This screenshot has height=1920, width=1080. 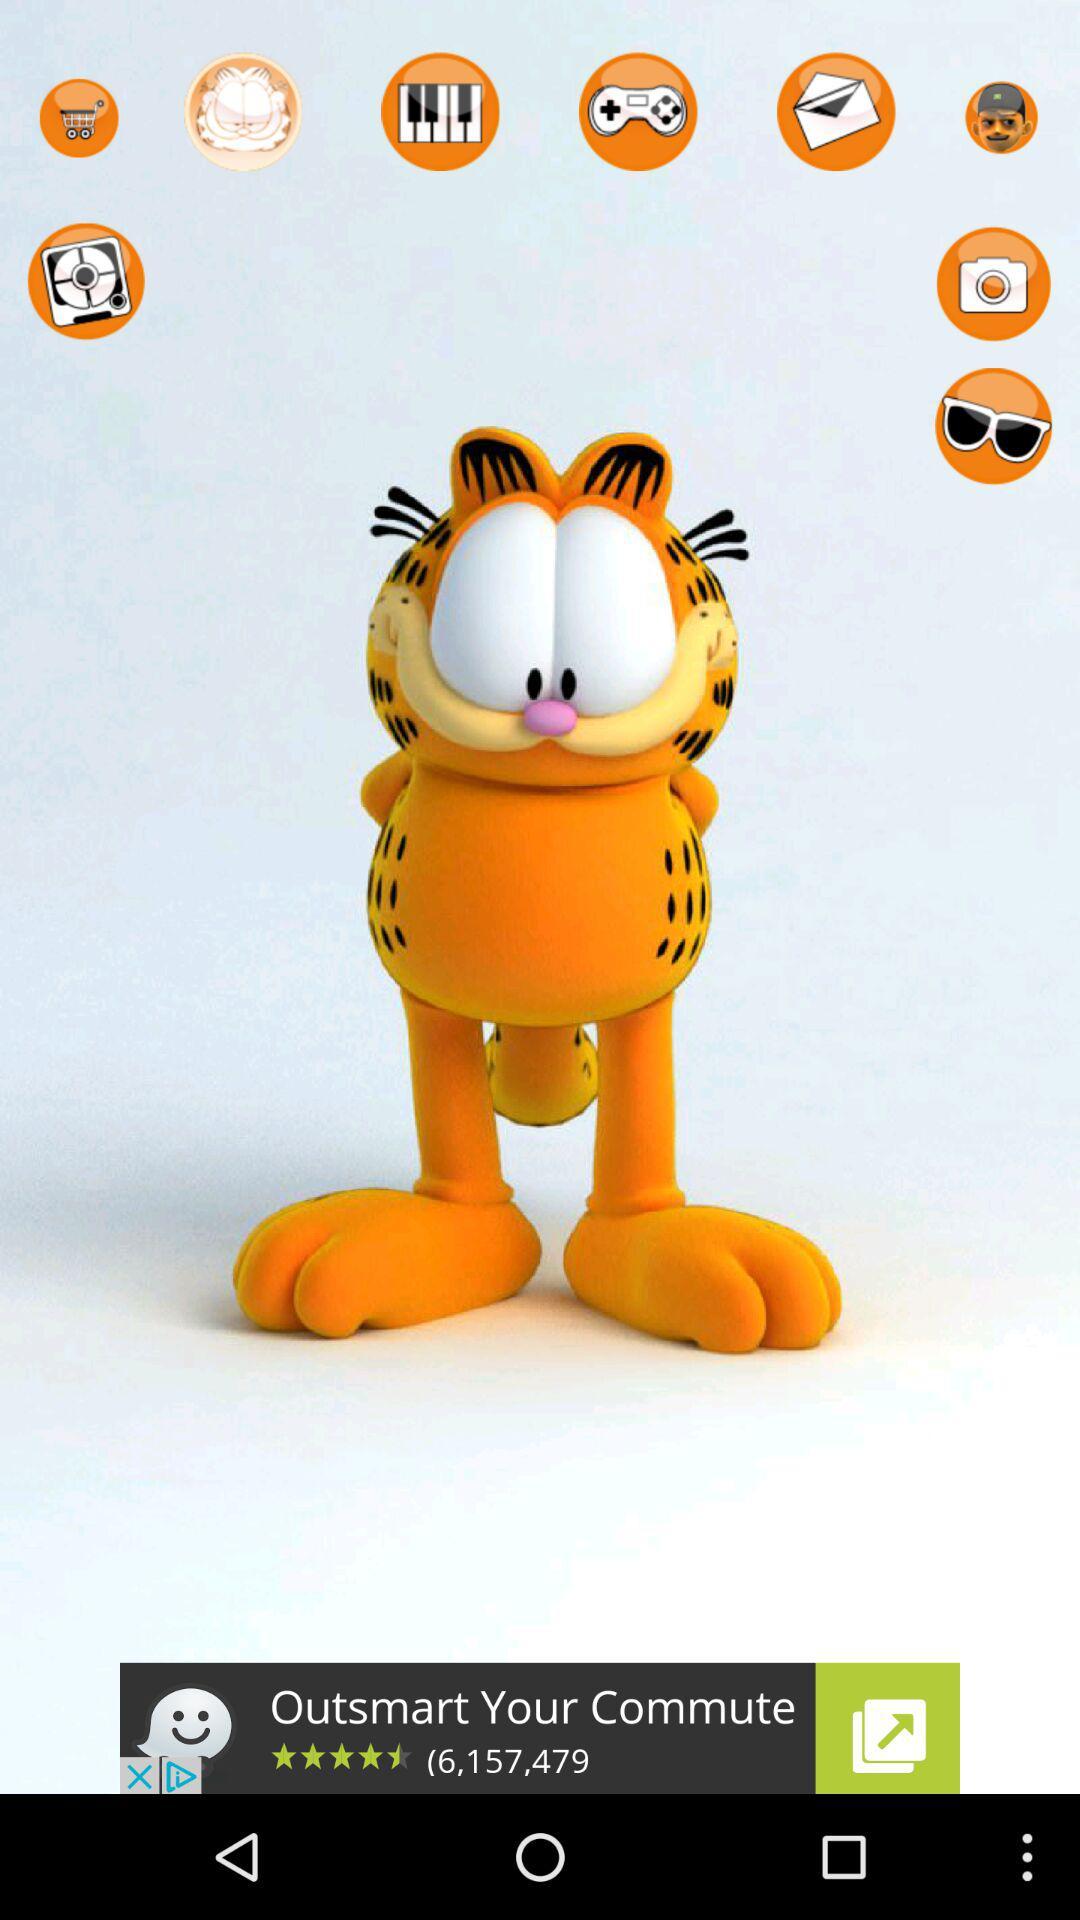 I want to click on the icon under the camera icon, so click(x=994, y=426).